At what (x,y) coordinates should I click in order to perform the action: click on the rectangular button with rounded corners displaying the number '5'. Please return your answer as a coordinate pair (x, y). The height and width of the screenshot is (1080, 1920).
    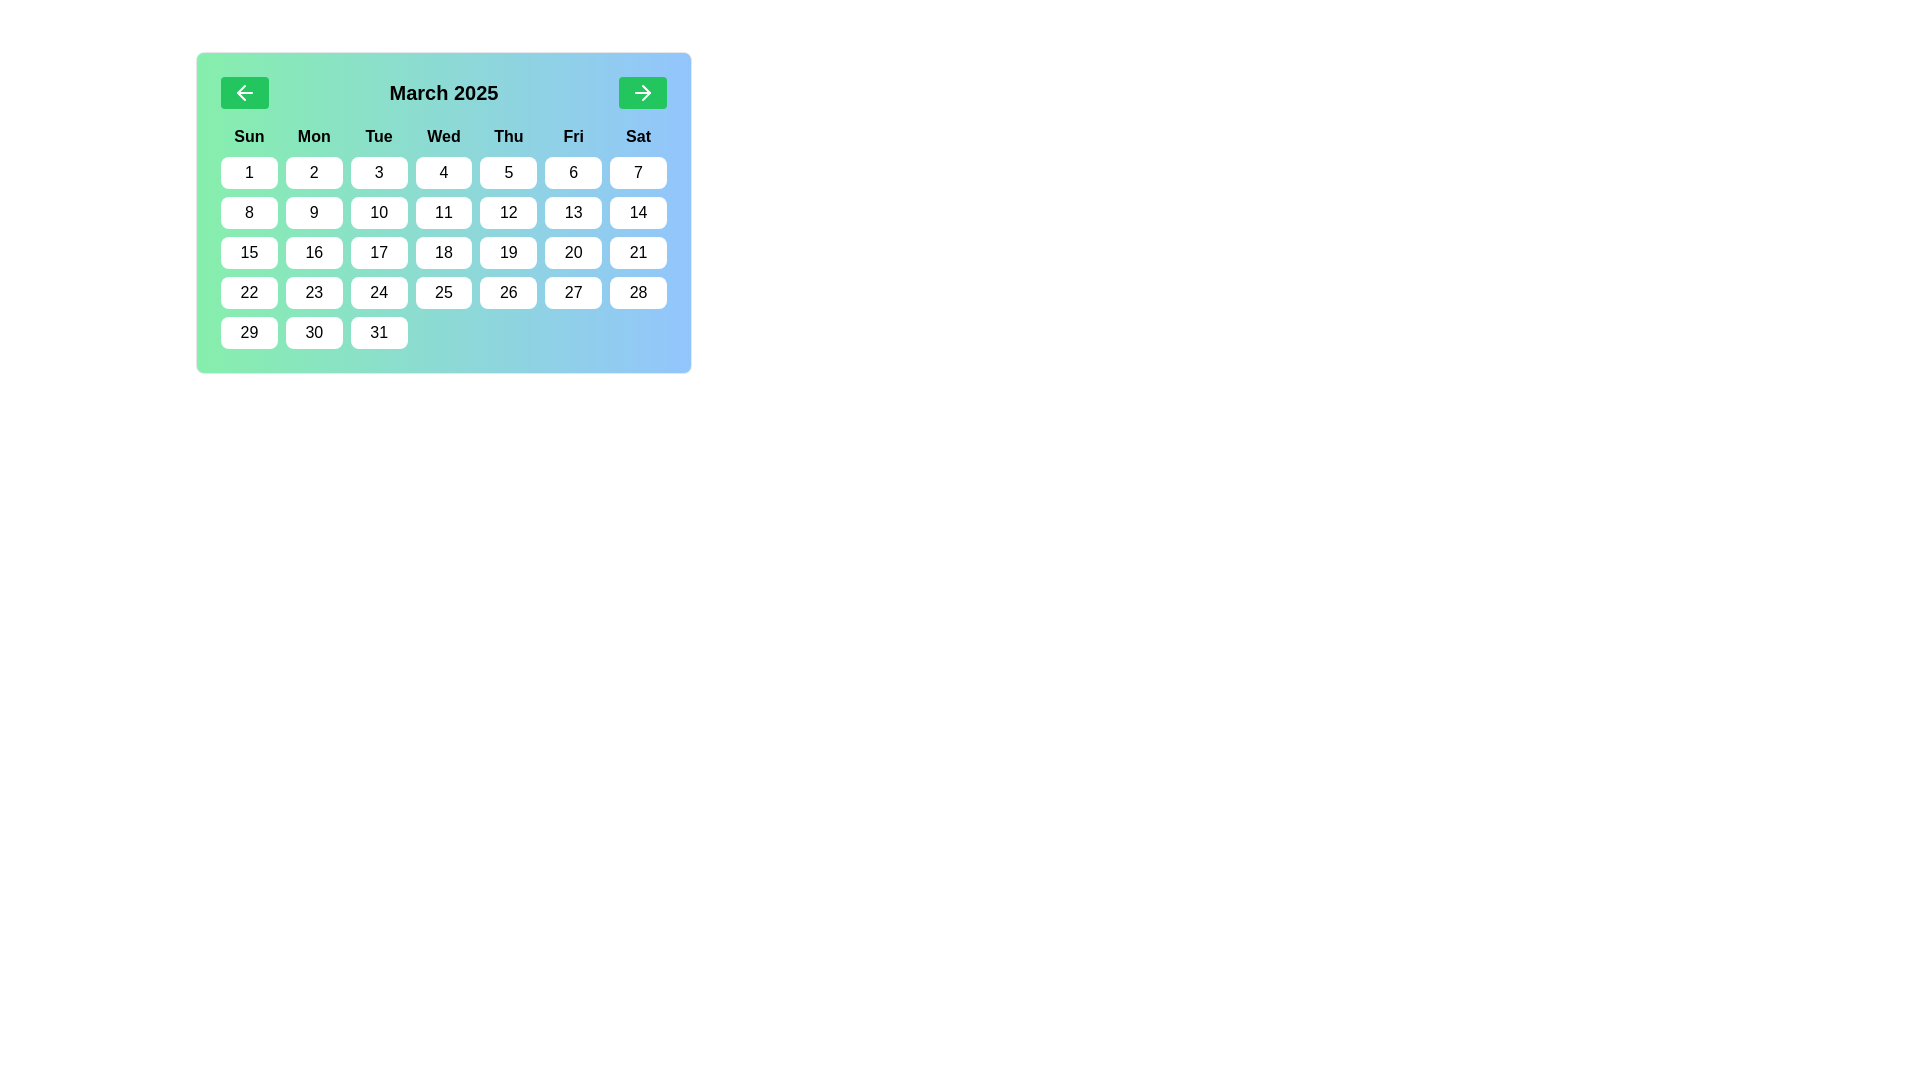
    Looking at the image, I should click on (508, 172).